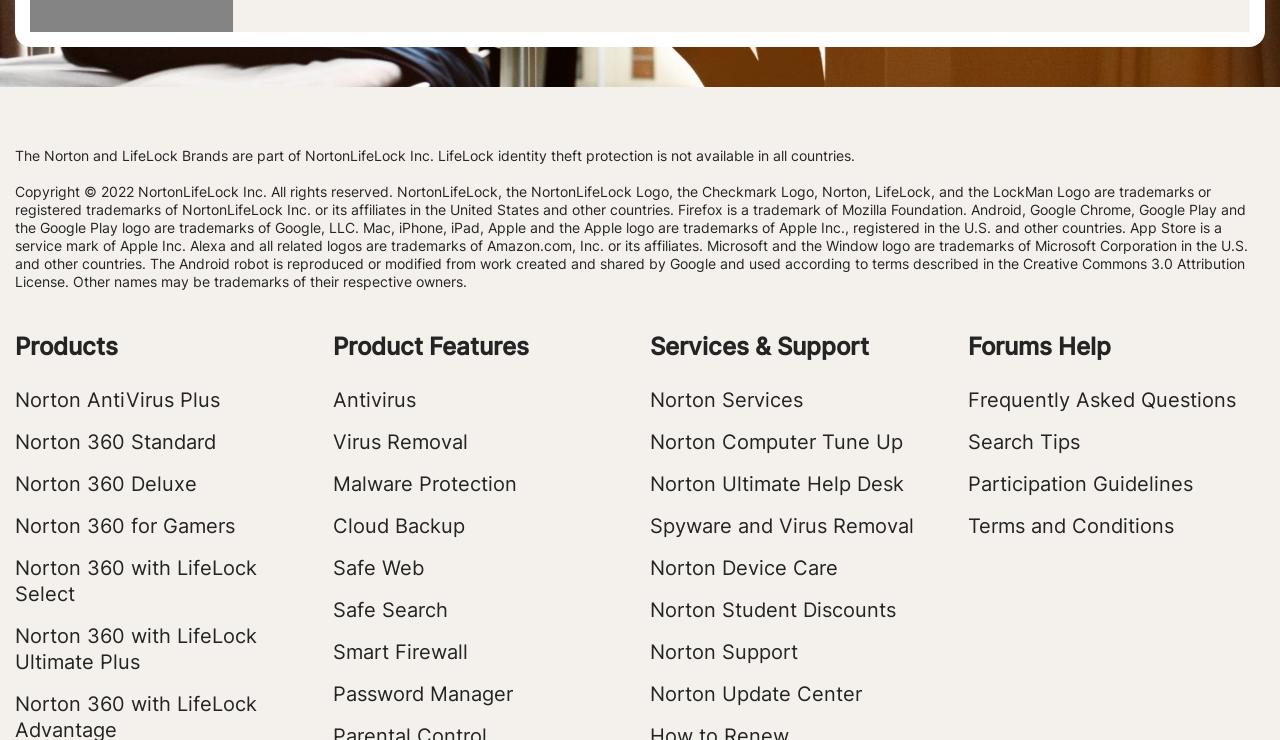 This screenshot has height=740, width=1280. I want to click on 'Norton 360 Deluxe', so click(104, 484).